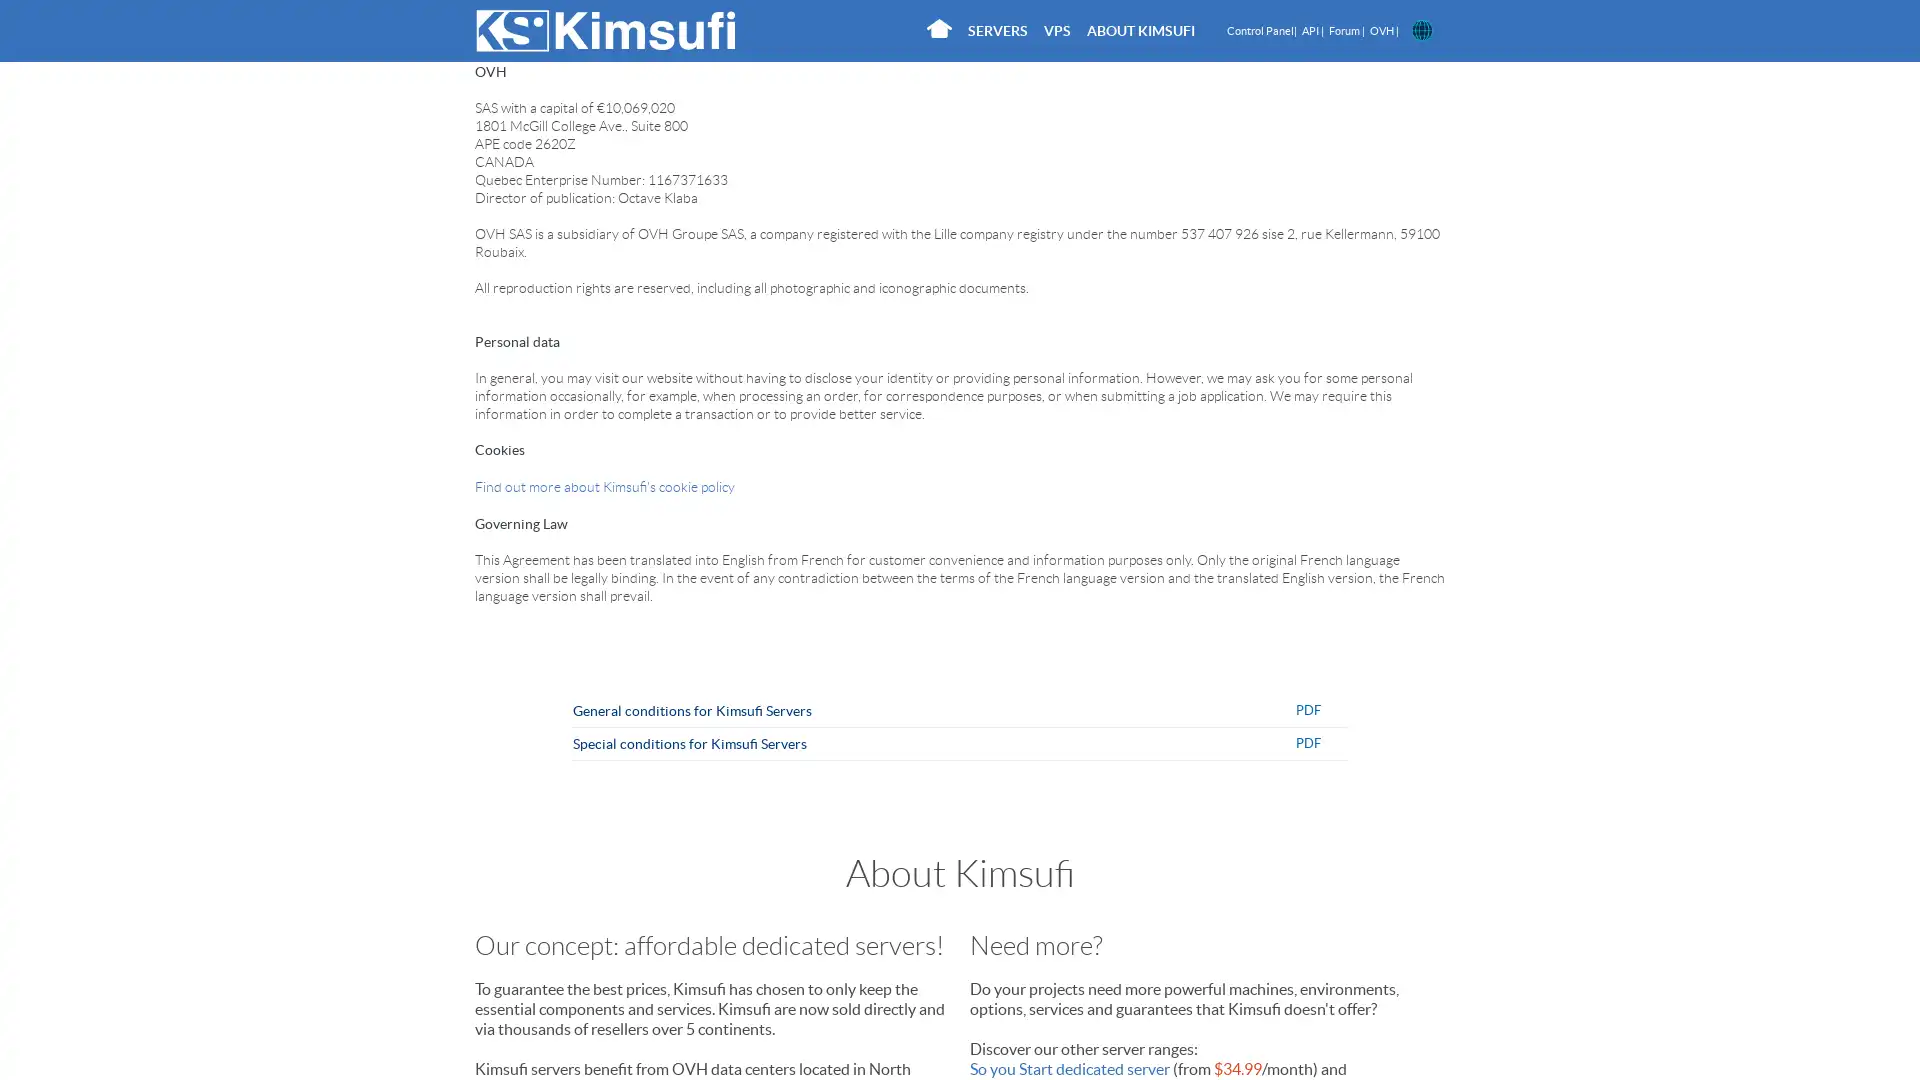 Image resolution: width=1920 pixels, height=1080 pixels. What do you see at coordinates (1200, 493) in the screenshot?
I see `Set` at bounding box center [1200, 493].